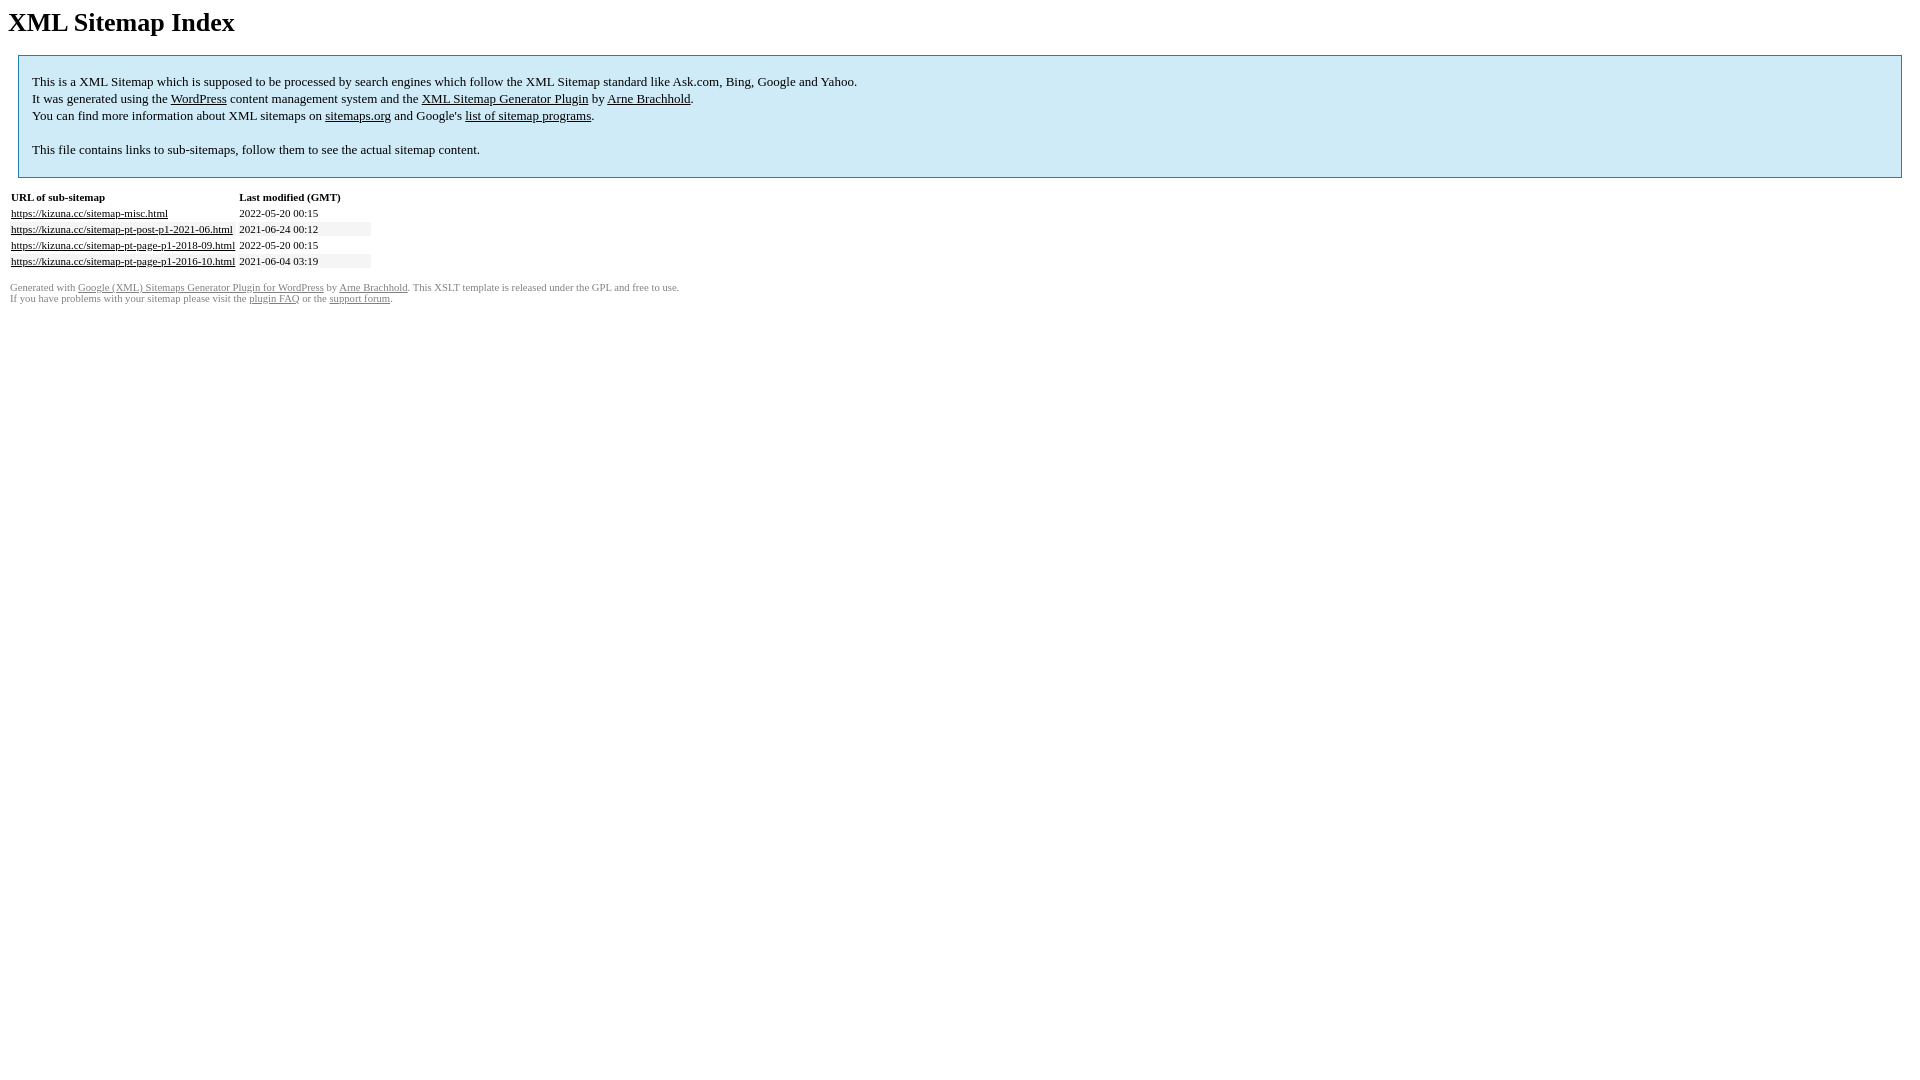  What do you see at coordinates (272, 298) in the screenshot?
I see `'plugin FAQ'` at bounding box center [272, 298].